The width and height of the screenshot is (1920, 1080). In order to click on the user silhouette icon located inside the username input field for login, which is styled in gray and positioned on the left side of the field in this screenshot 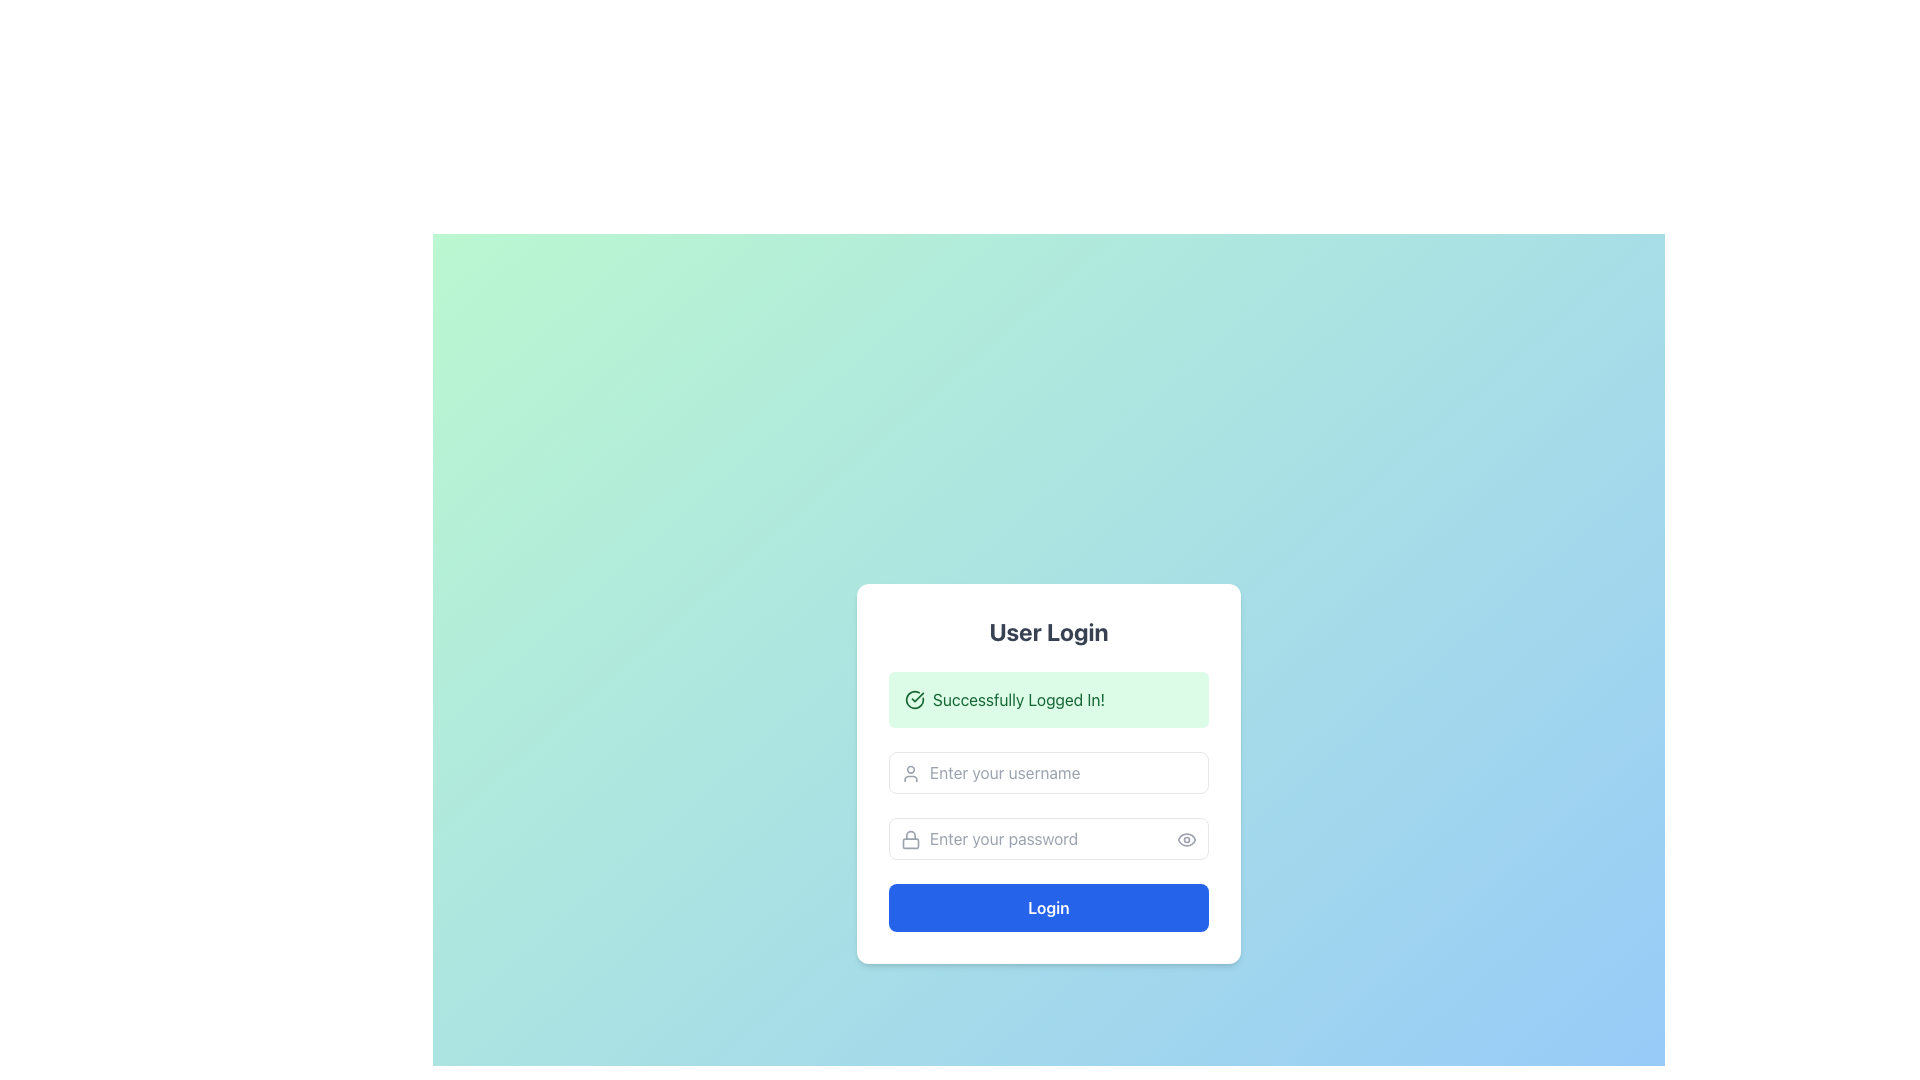, I will do `click(910, 773)`.